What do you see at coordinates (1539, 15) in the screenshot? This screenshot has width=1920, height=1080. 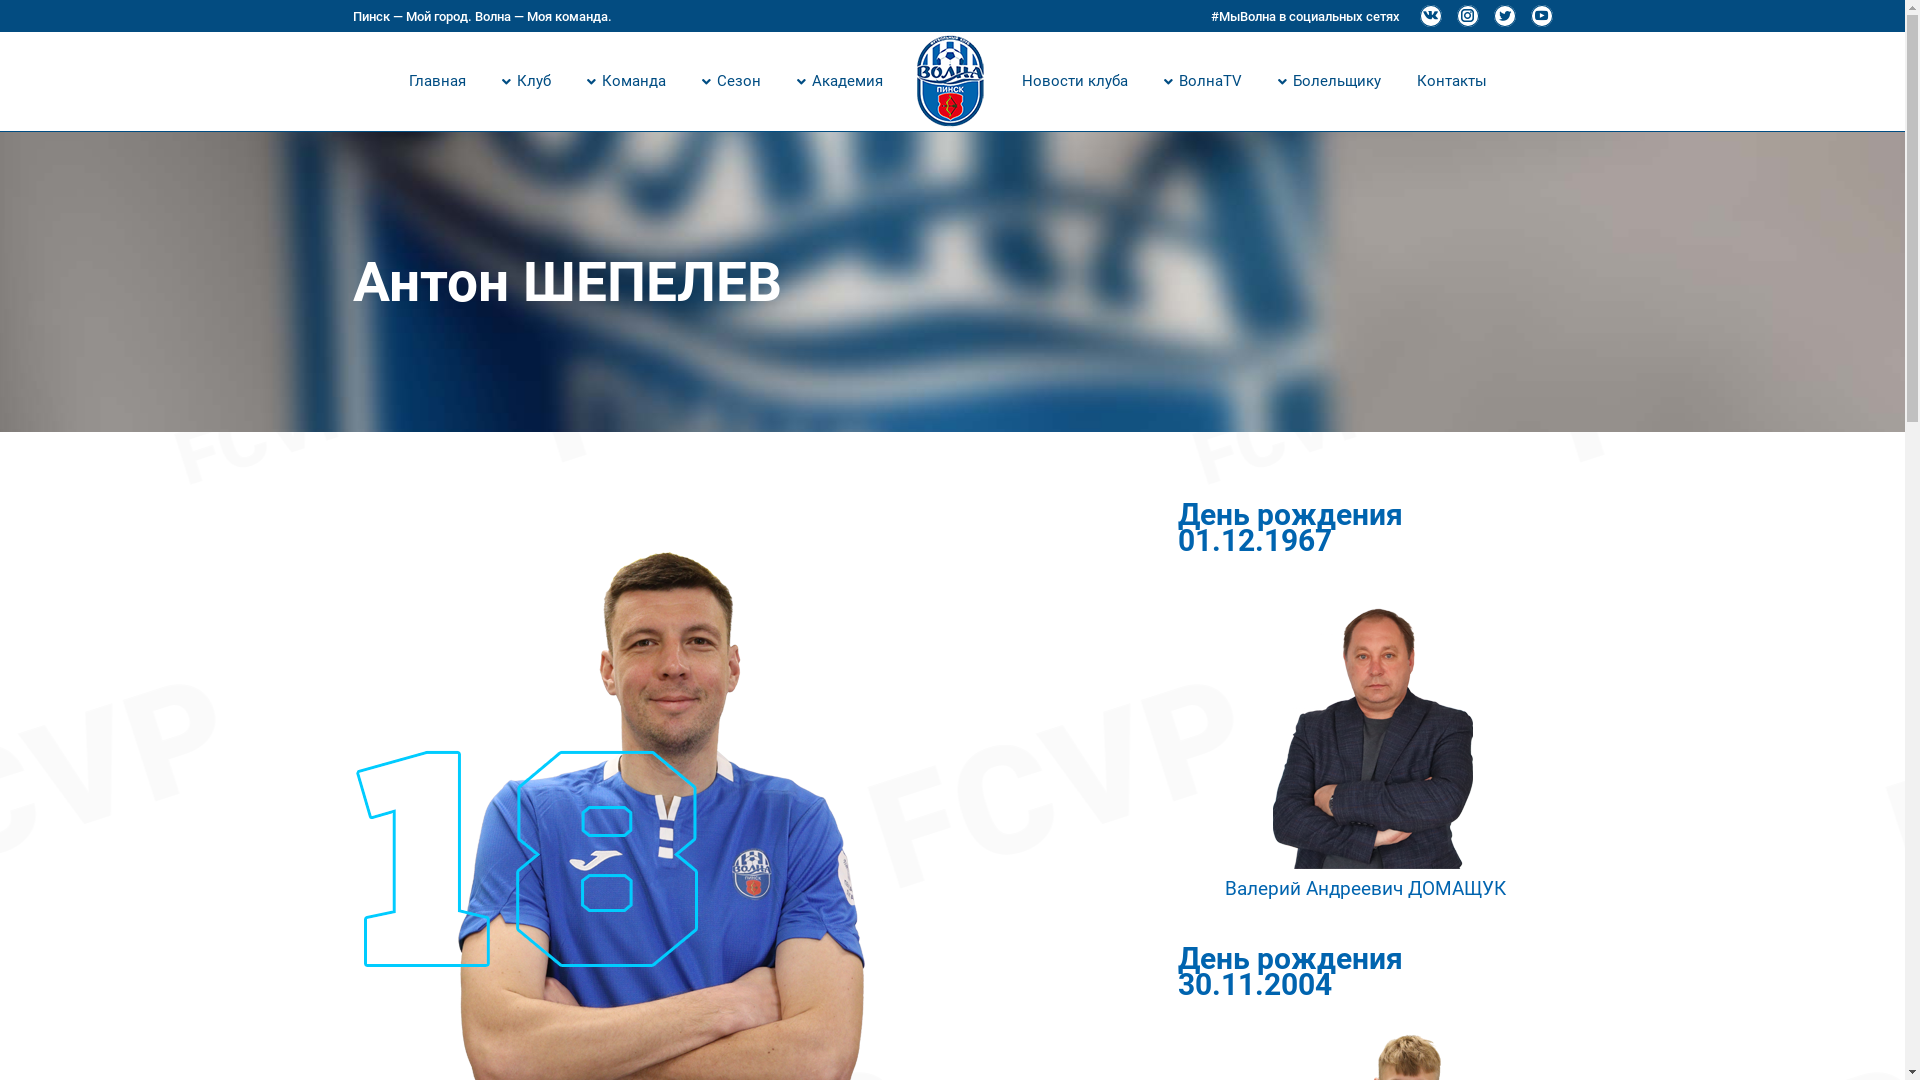 I see `'YouTube'` at bounding box center [1539, 15].